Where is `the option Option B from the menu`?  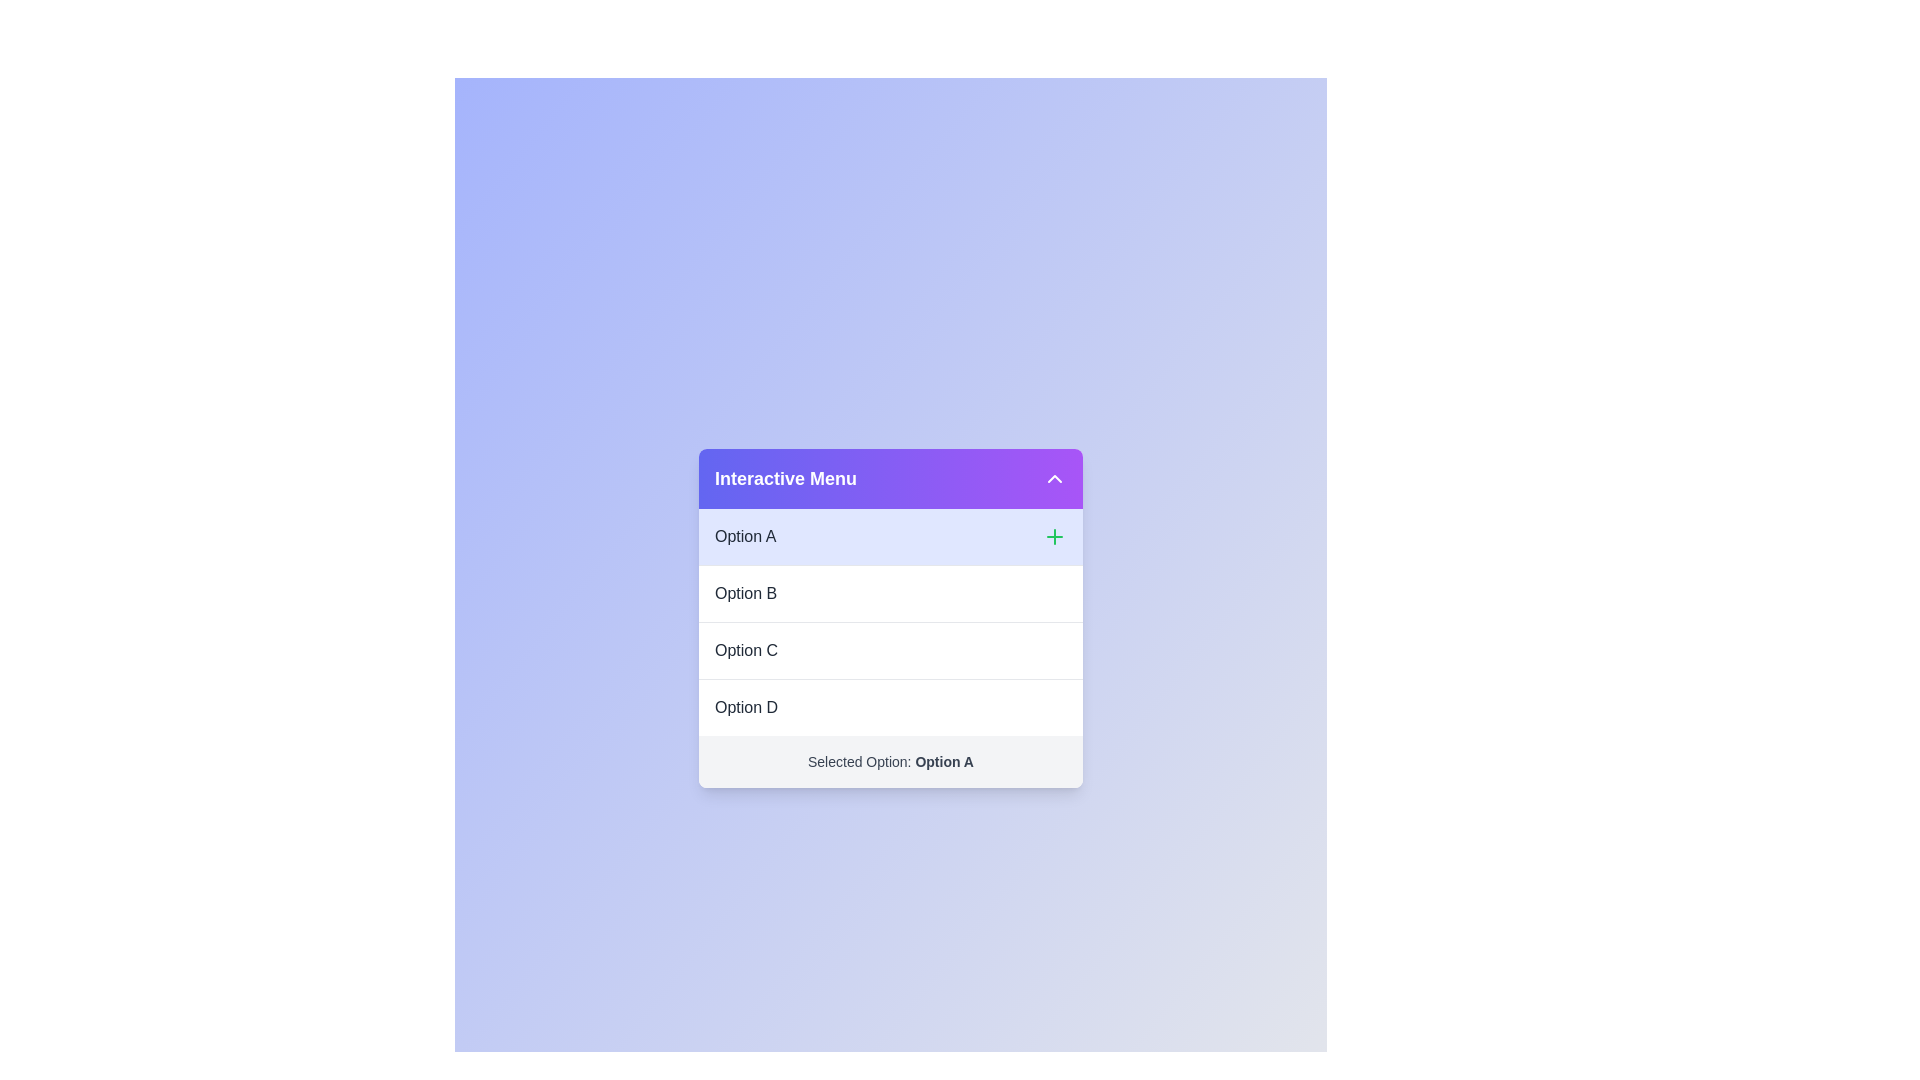 the option Option B from the menu is located at coordinates (890, 592).